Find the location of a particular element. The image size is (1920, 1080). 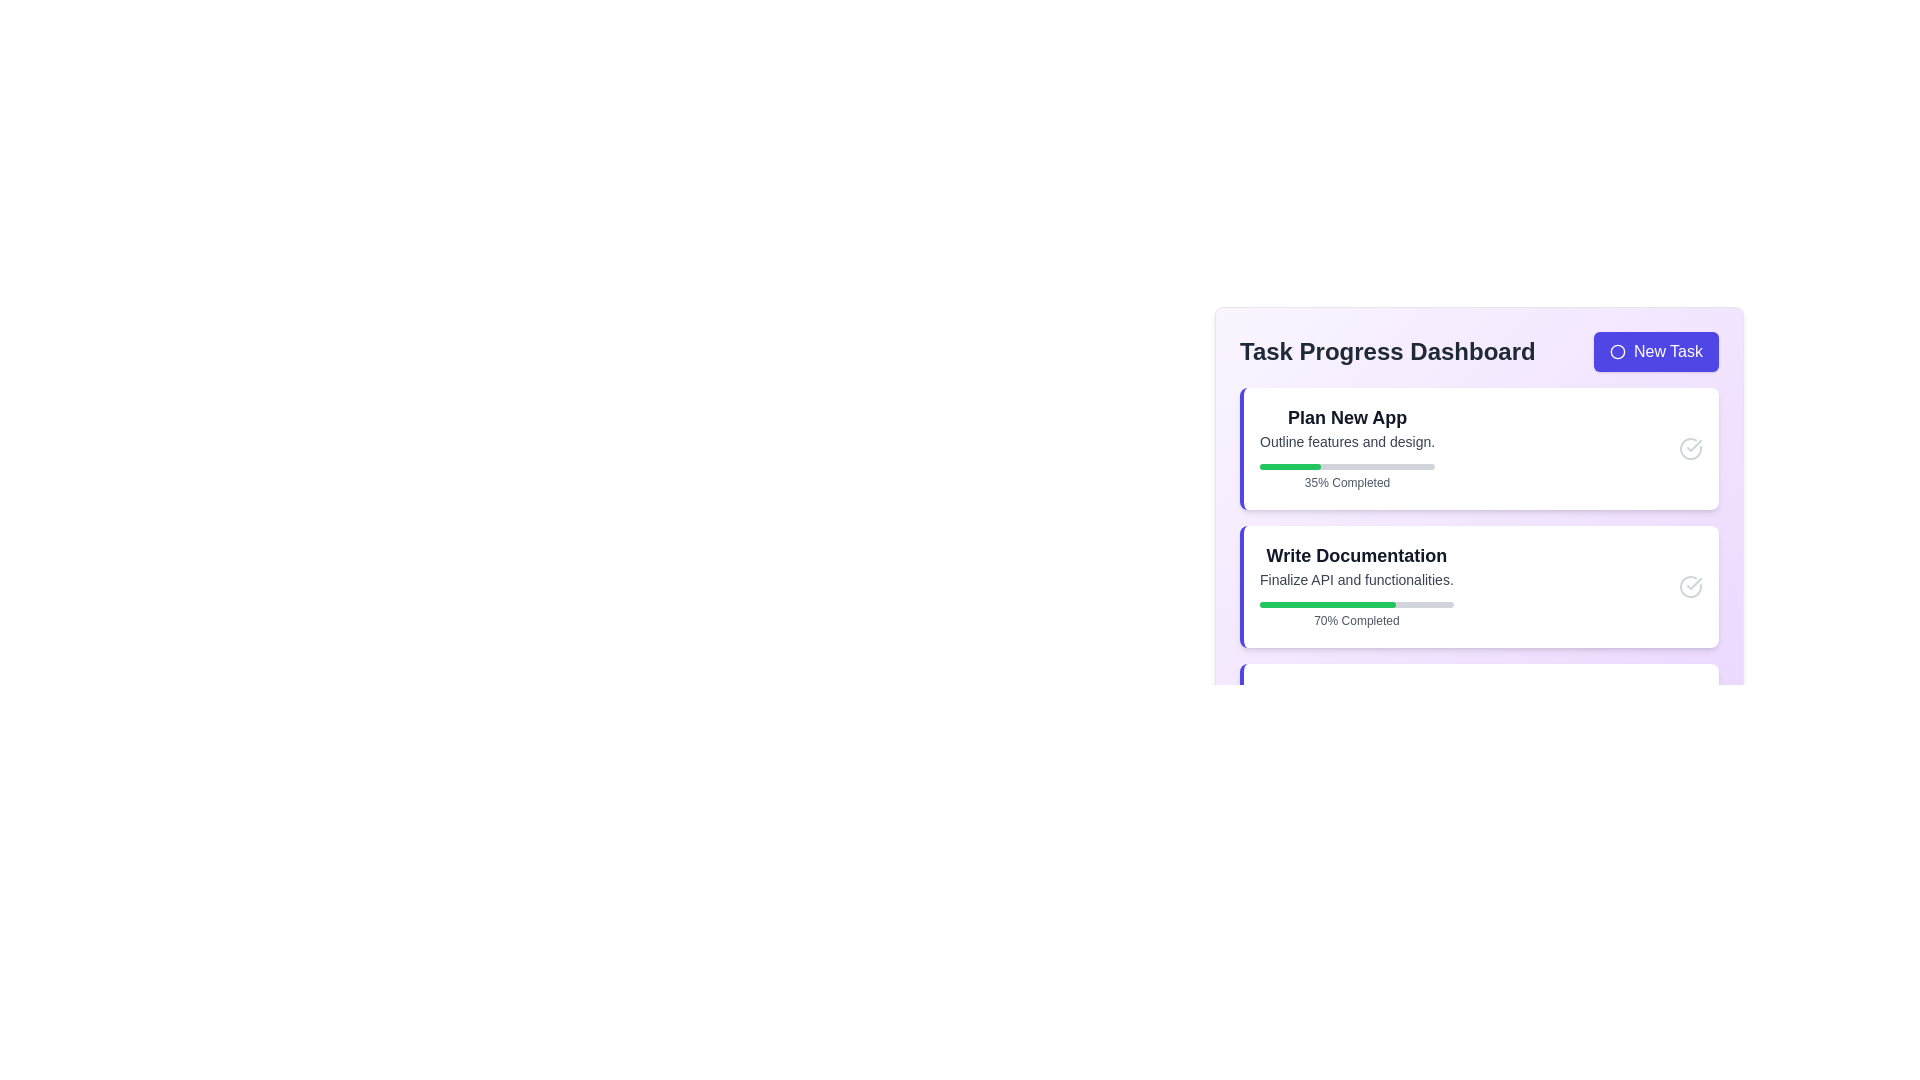

the Progress Indicator with Label that shows '70% Completed' indicating 70% progress in the card labeled 'Write Documentation' is located at coordinates (1356, 609).